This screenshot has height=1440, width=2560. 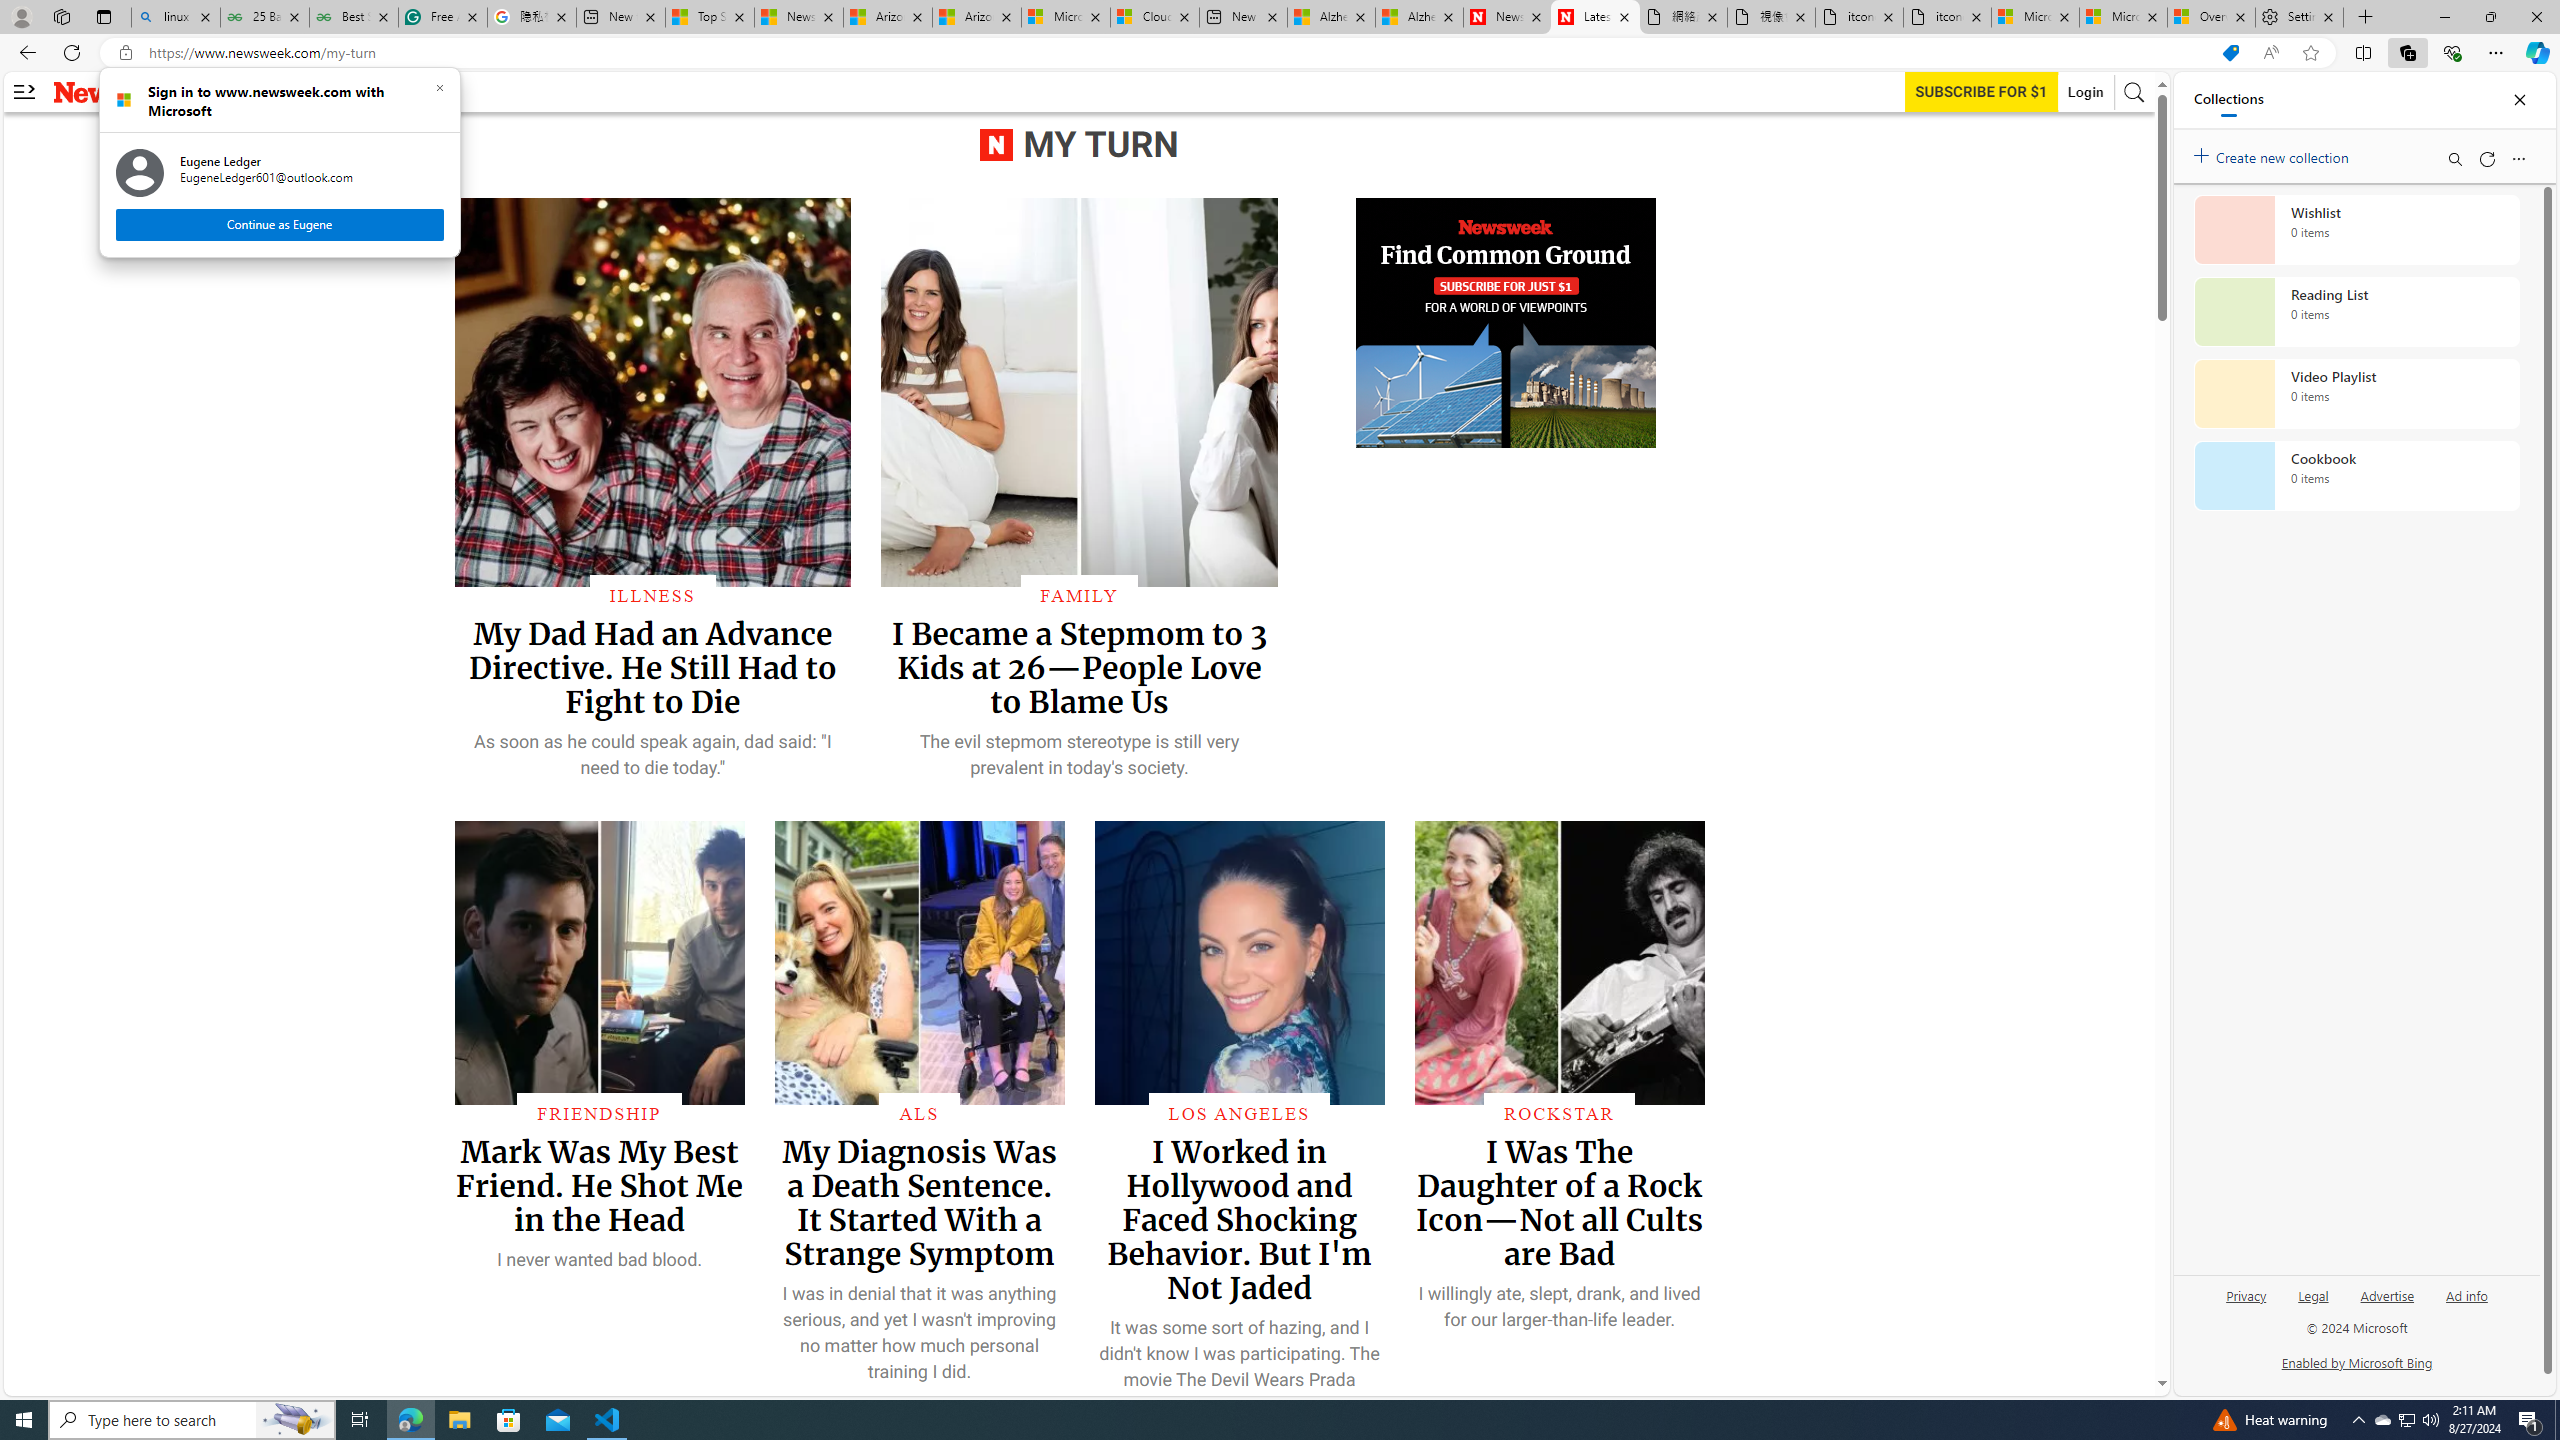 What do you see at coordinates (24, 91) in the screenshot?
I see `'AutomationID: side-arrow'` at bounding box center [24, 91].